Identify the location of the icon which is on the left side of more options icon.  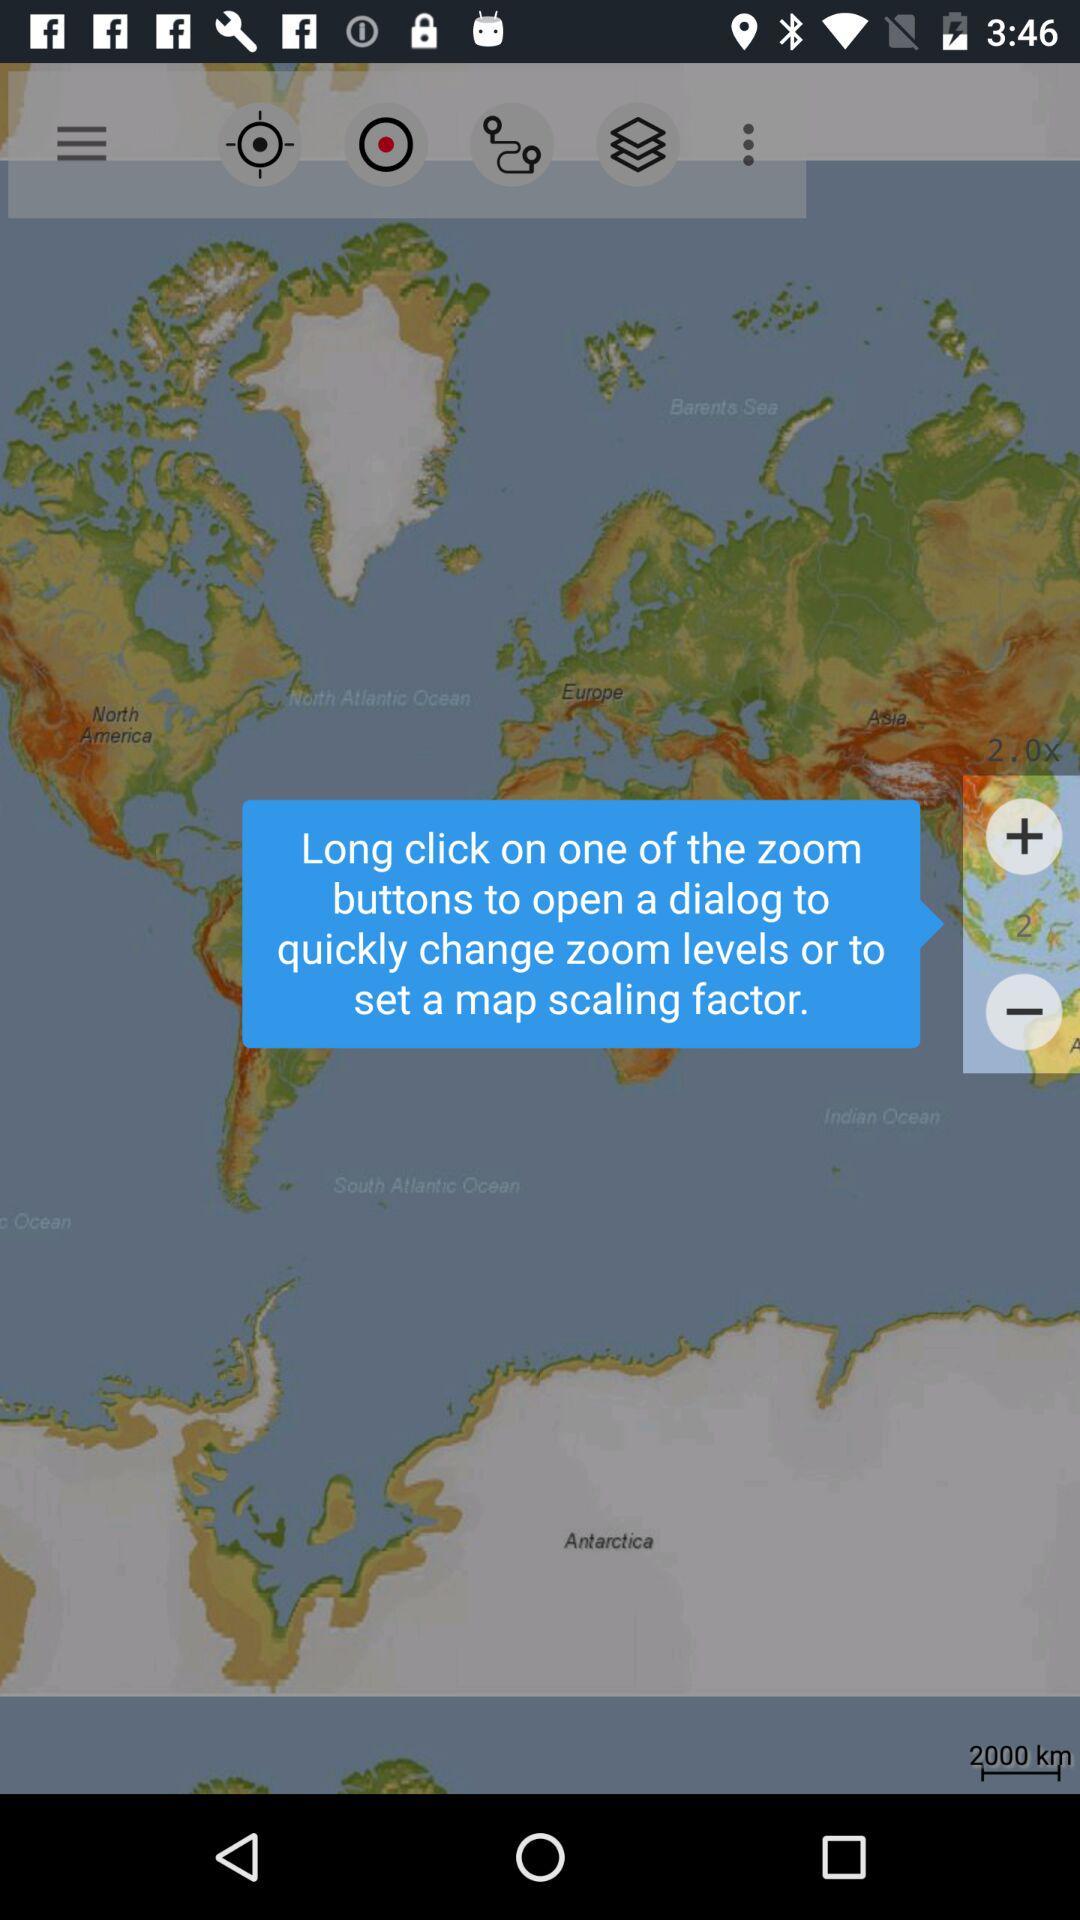
(637, 143).